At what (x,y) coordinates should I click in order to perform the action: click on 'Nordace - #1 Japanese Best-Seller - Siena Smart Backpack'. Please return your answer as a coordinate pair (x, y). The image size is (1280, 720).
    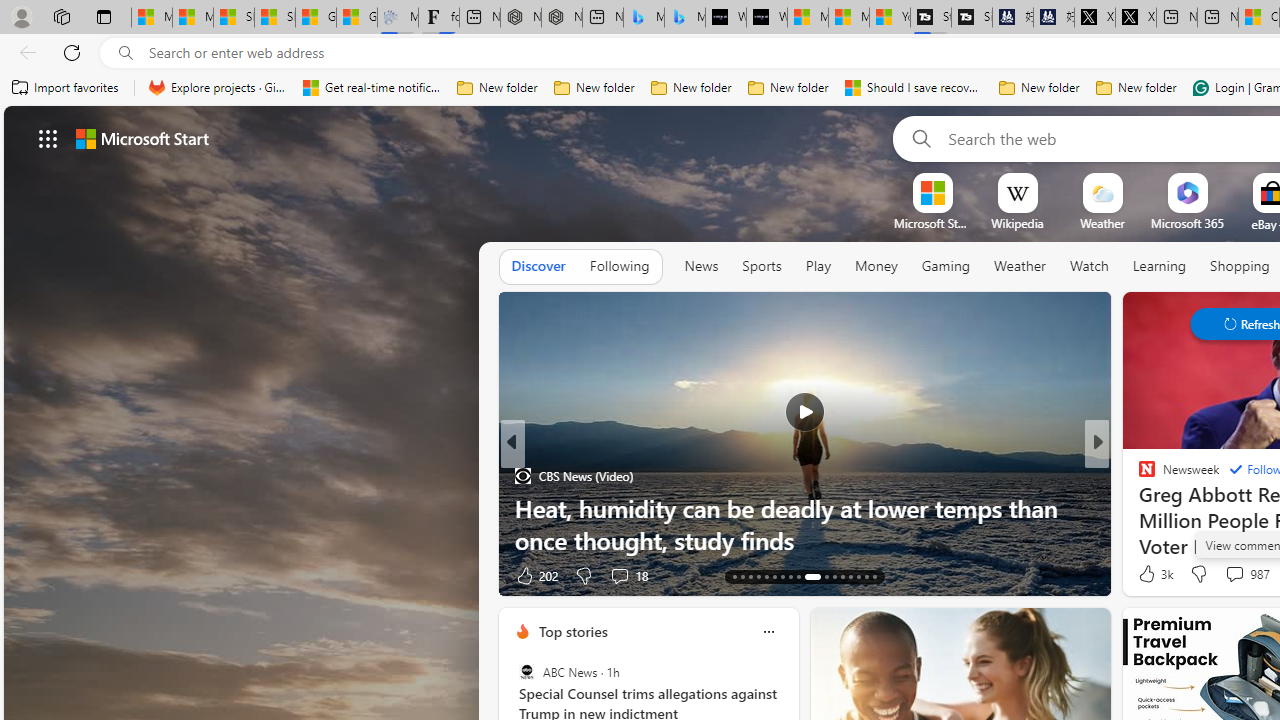
    Looking at the image, I should click on (560, 17).